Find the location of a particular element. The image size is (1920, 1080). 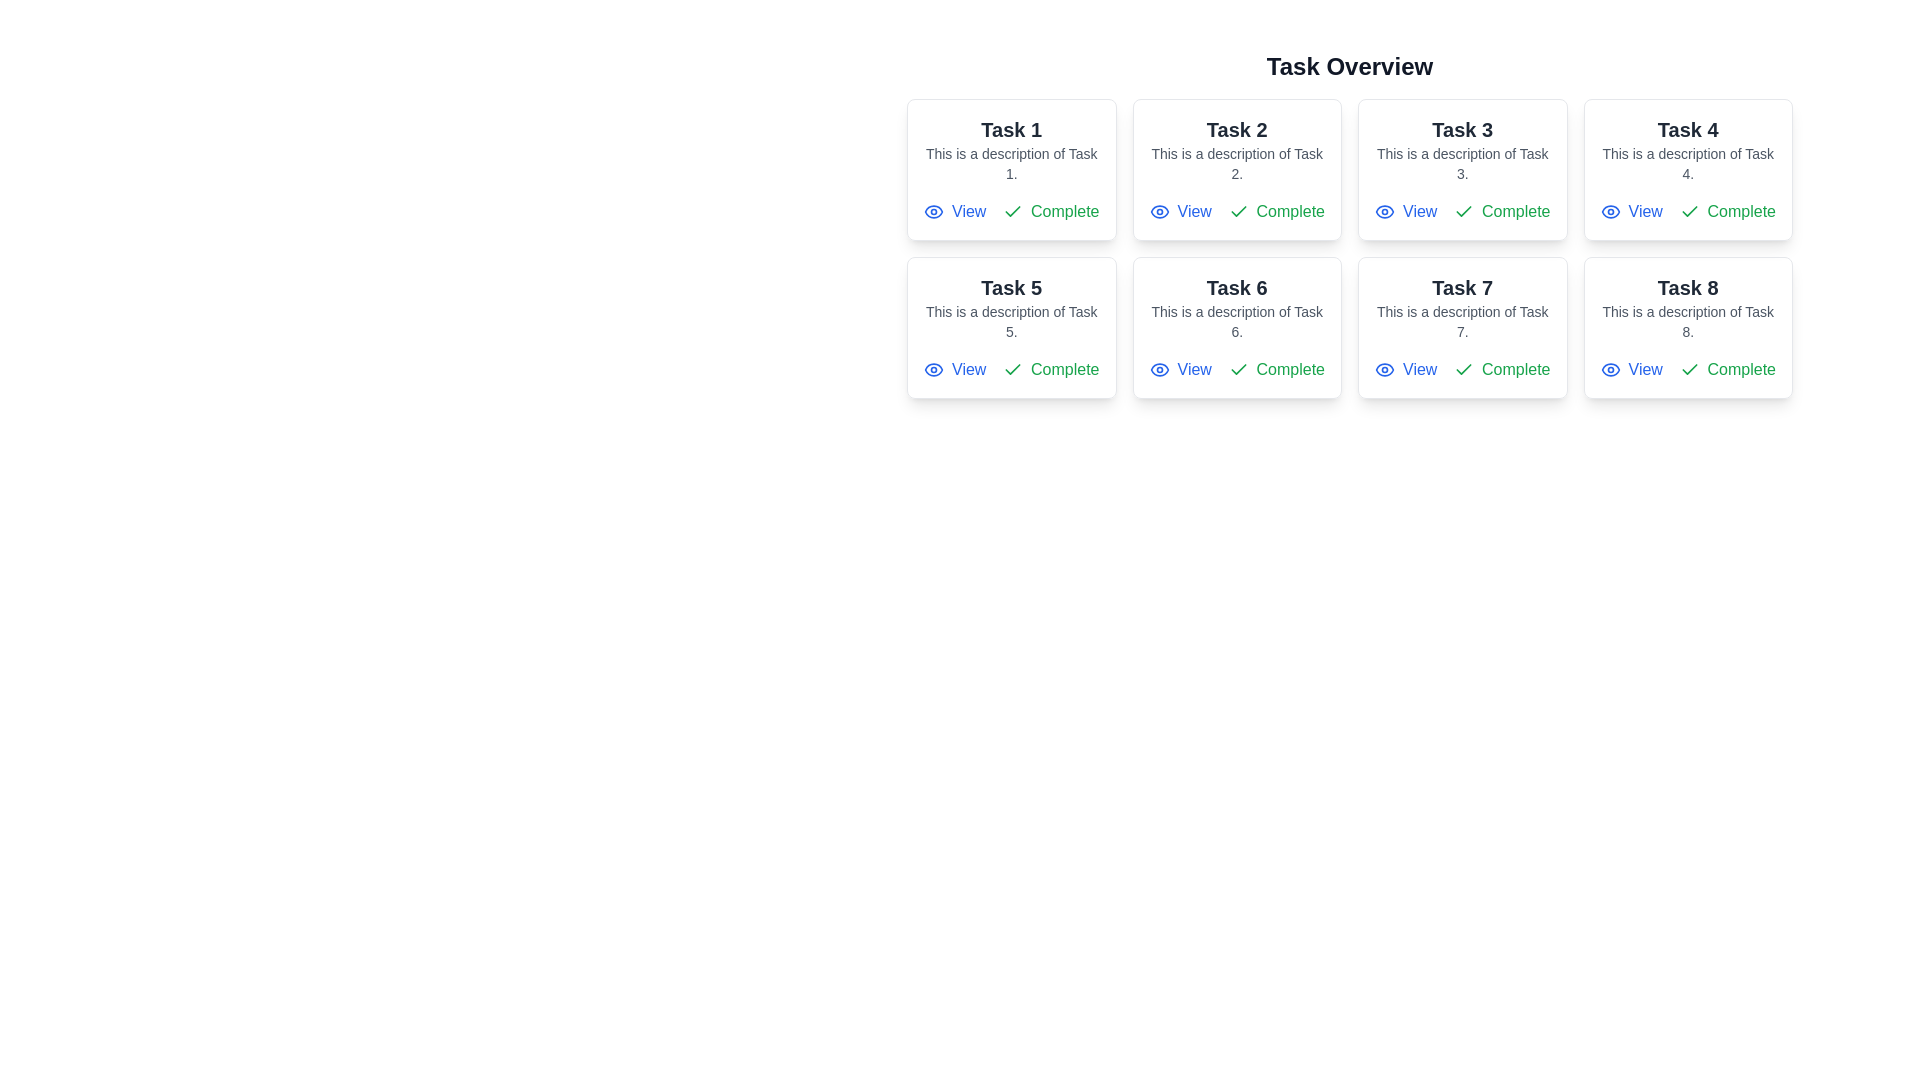

the checkmark icon with a green stroke indicating completion, located next to the 'Complete' label in the 'Task 6' card is located at coordinates (1237, 369).